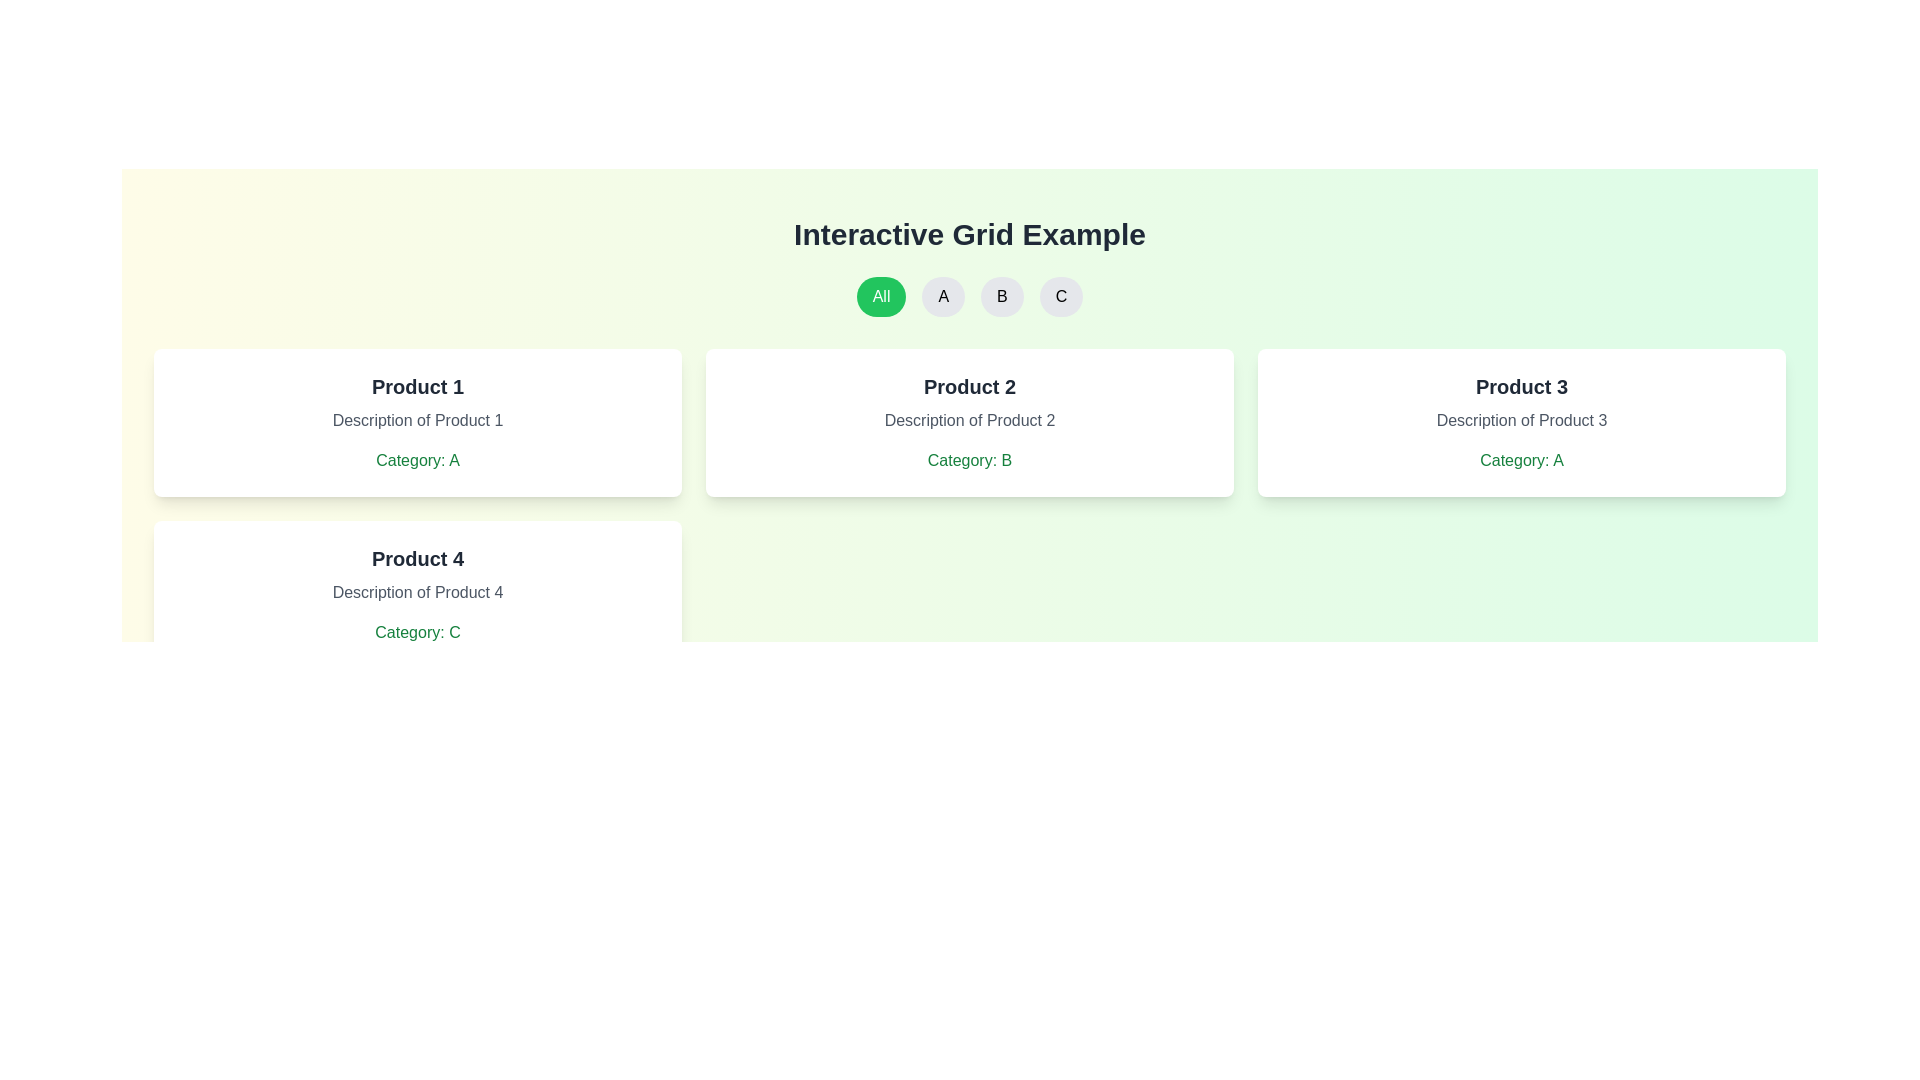 This screenshot has height=1080, width=1920. Describe the element at coordinates (416, 422) in the screenshot. I see `the first card in the grid layout, which has a white background, rounded corners, and contains the title 'Product 1'` at that location.